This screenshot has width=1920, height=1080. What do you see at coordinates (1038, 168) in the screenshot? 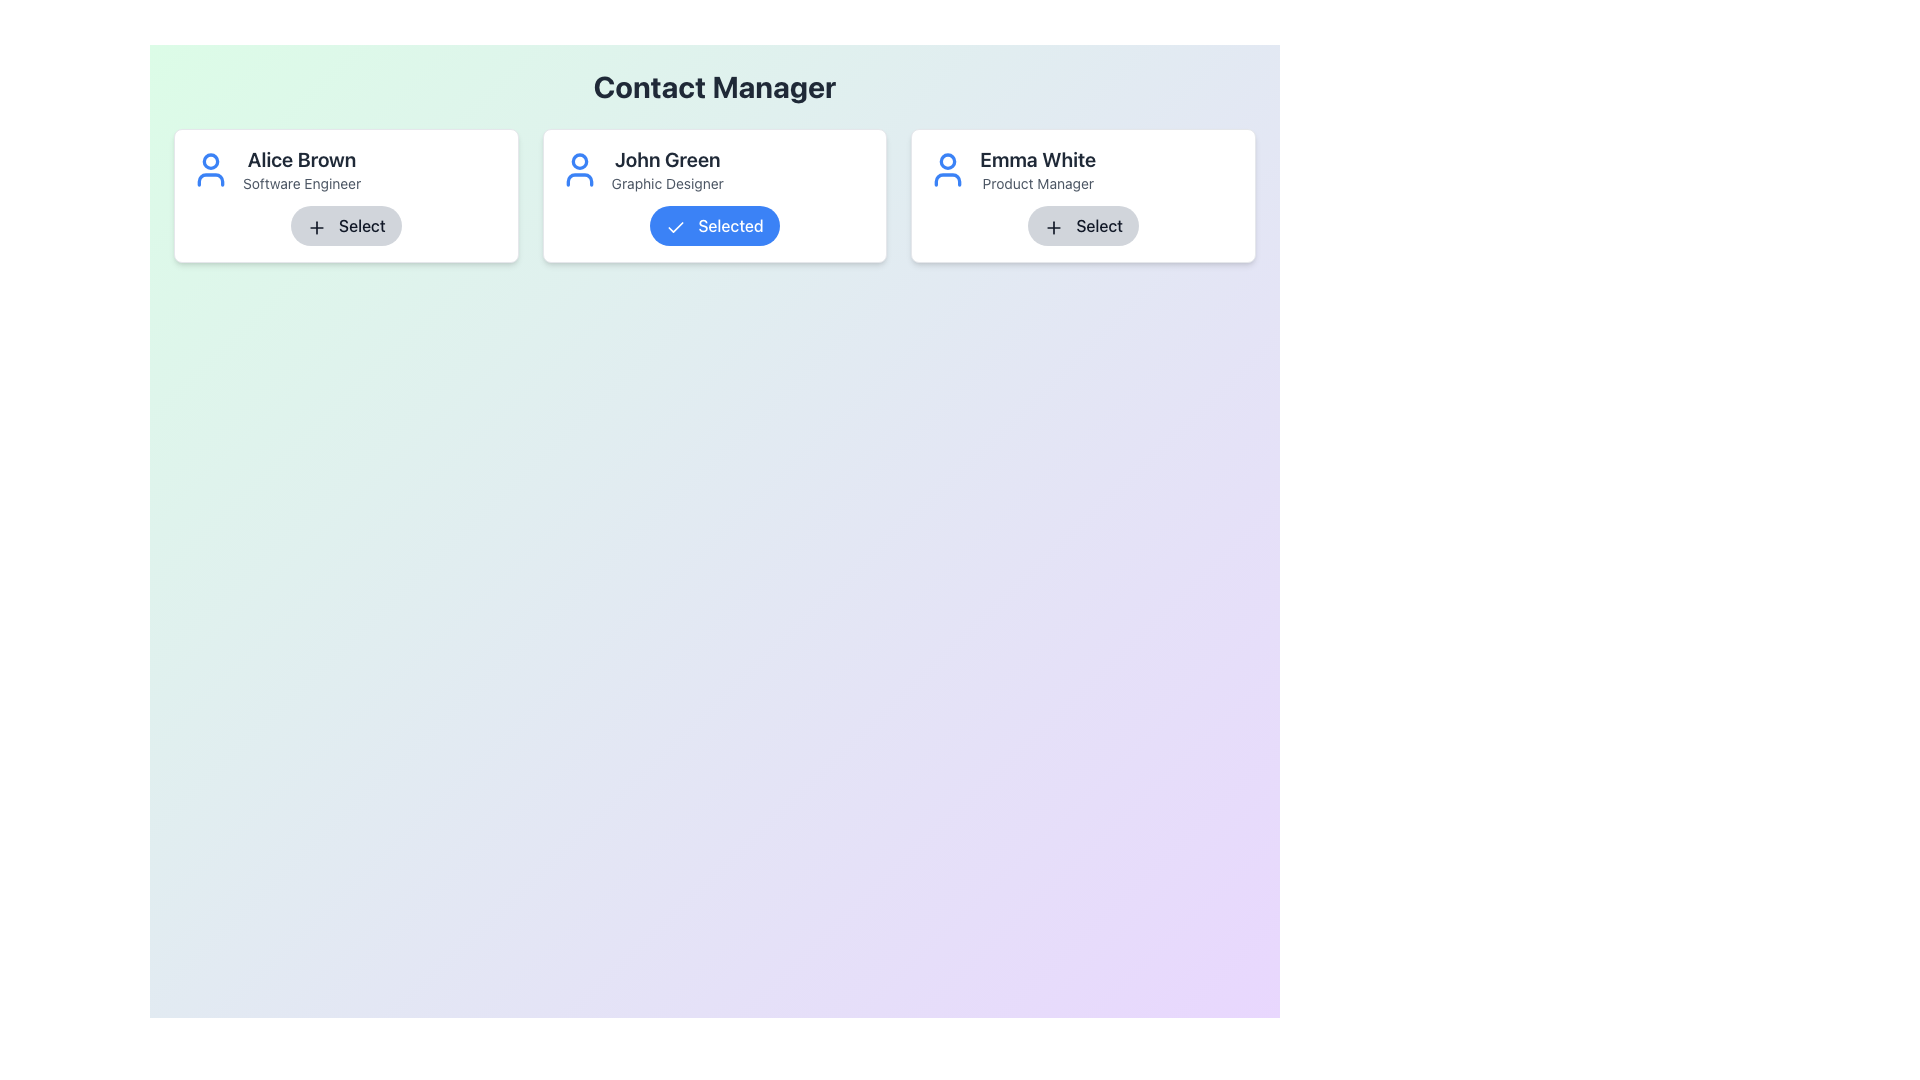
I see `the Textual Display element that shows the user's name and role, located at the top-right section of the user profile card` at bounding box center [1038, 168].